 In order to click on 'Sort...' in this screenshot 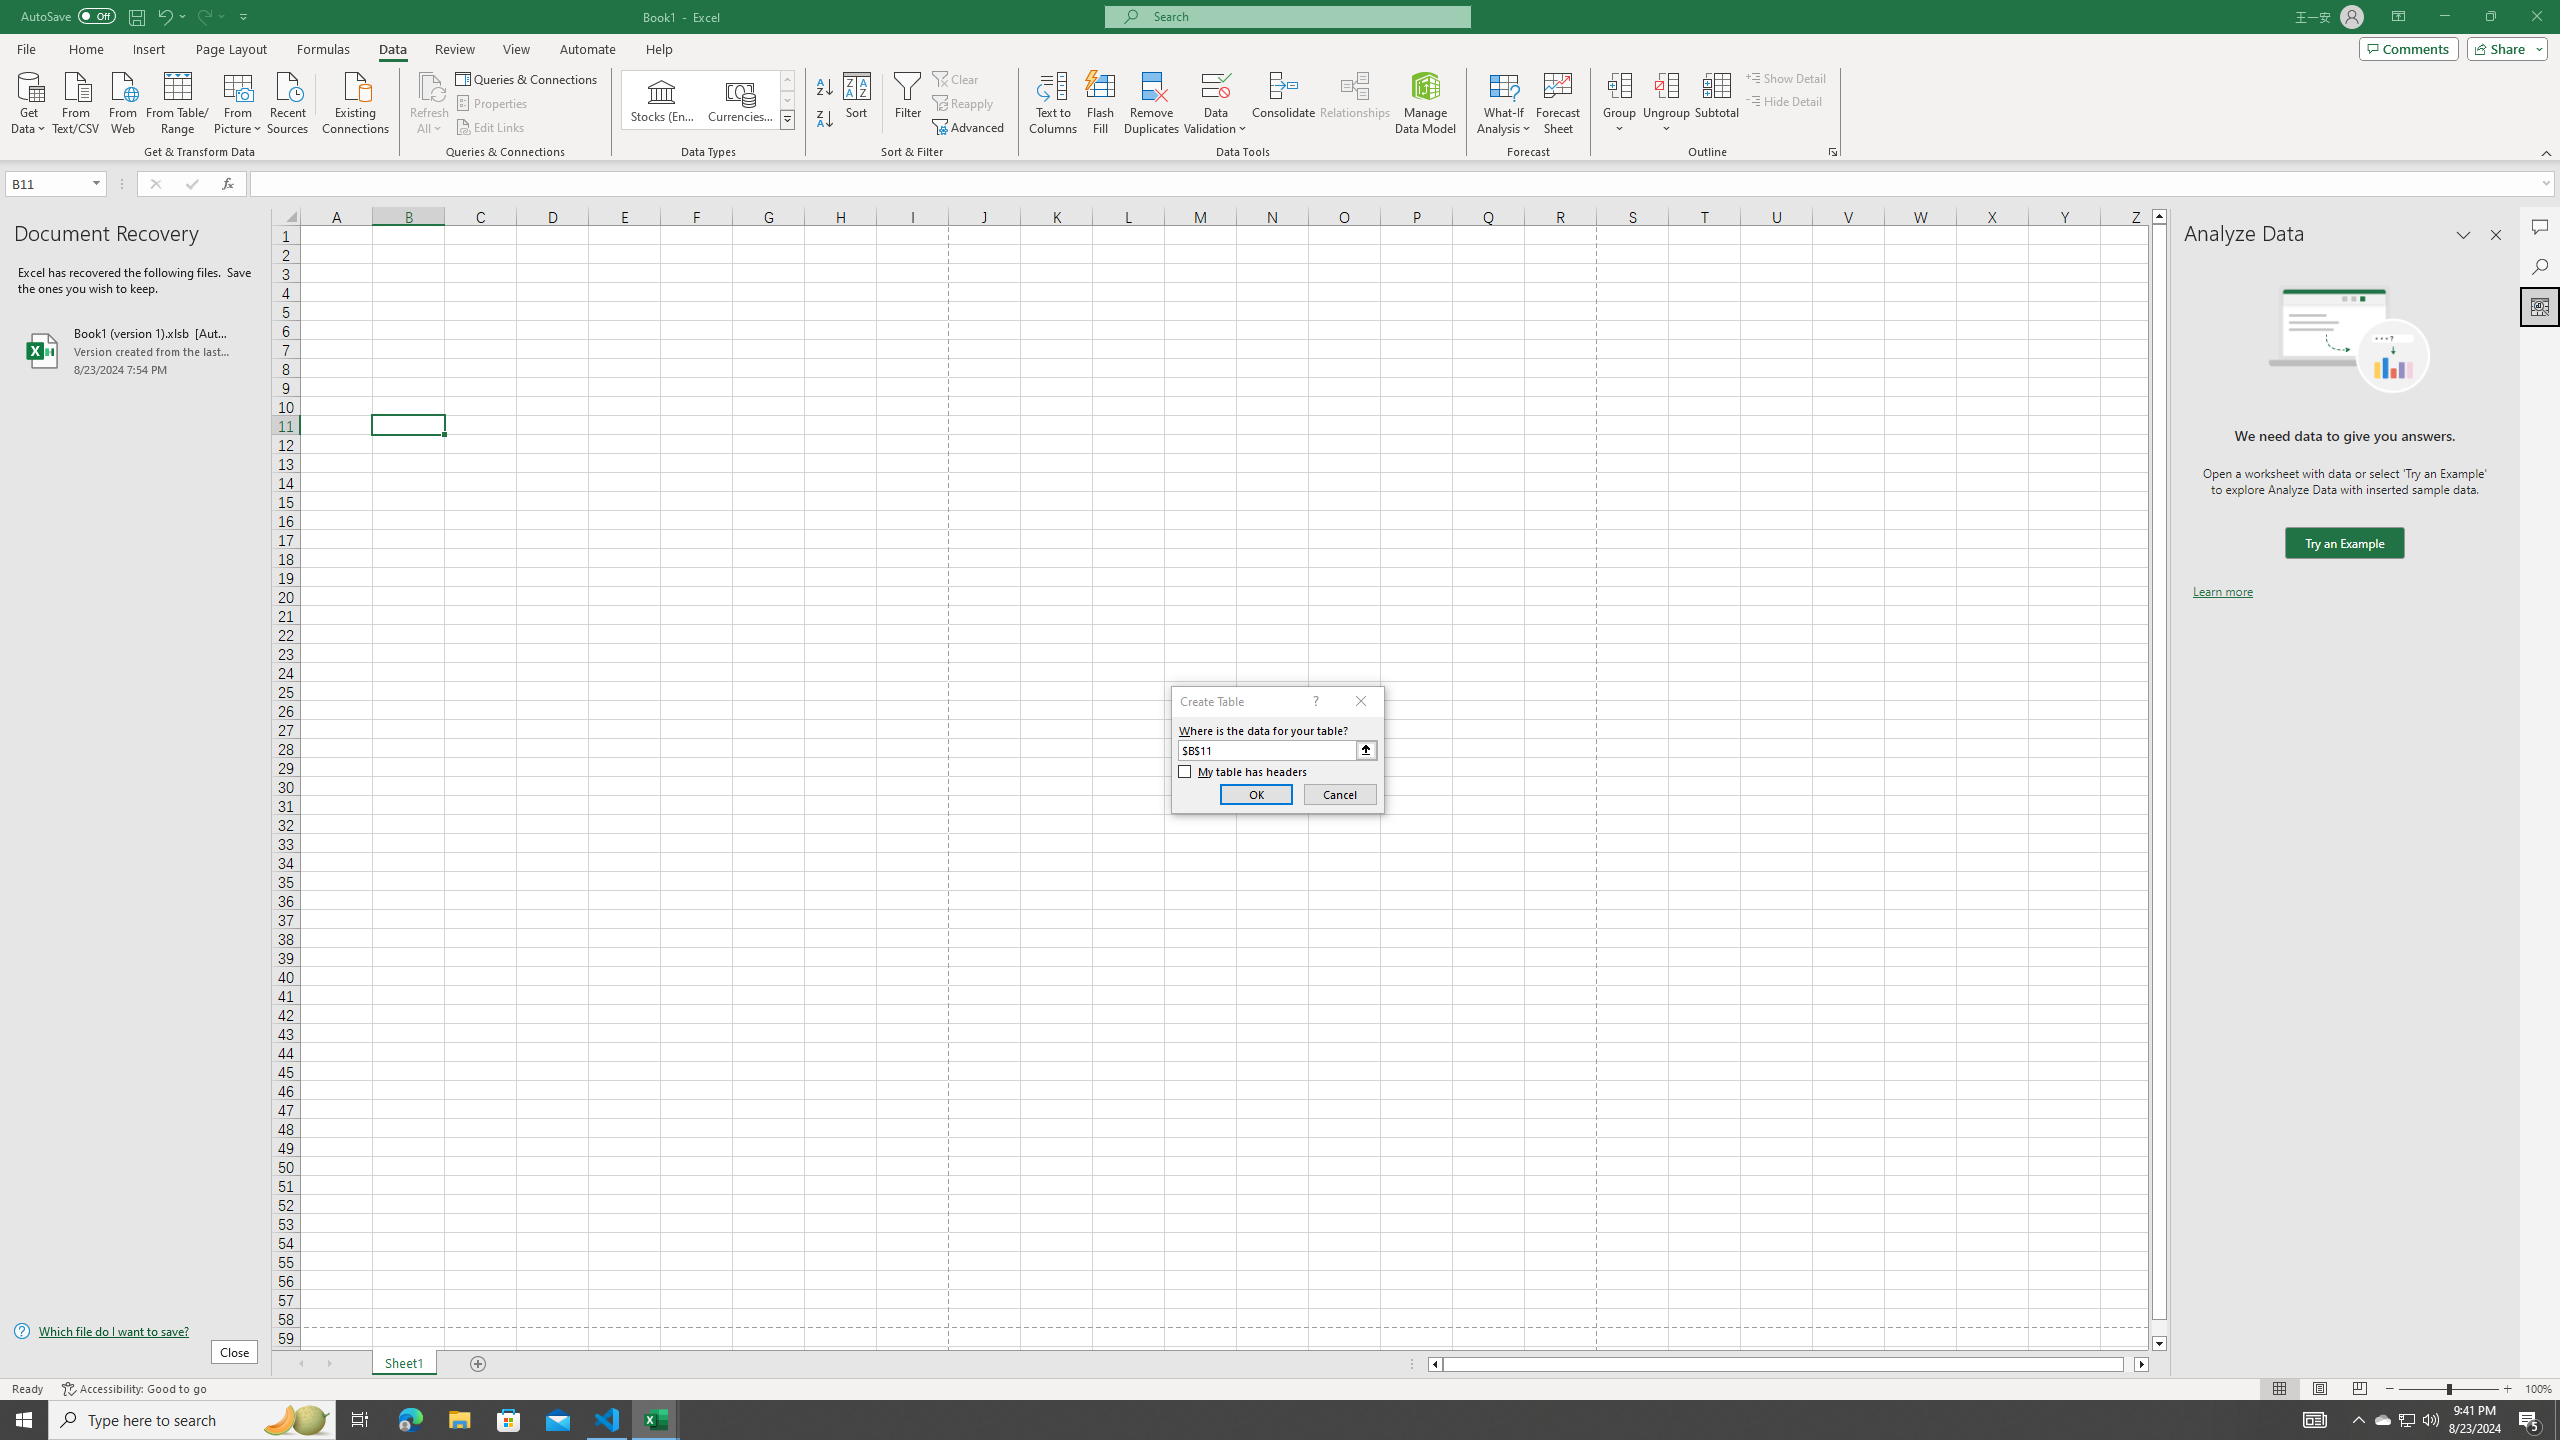, I will do `click(856, 103)`.